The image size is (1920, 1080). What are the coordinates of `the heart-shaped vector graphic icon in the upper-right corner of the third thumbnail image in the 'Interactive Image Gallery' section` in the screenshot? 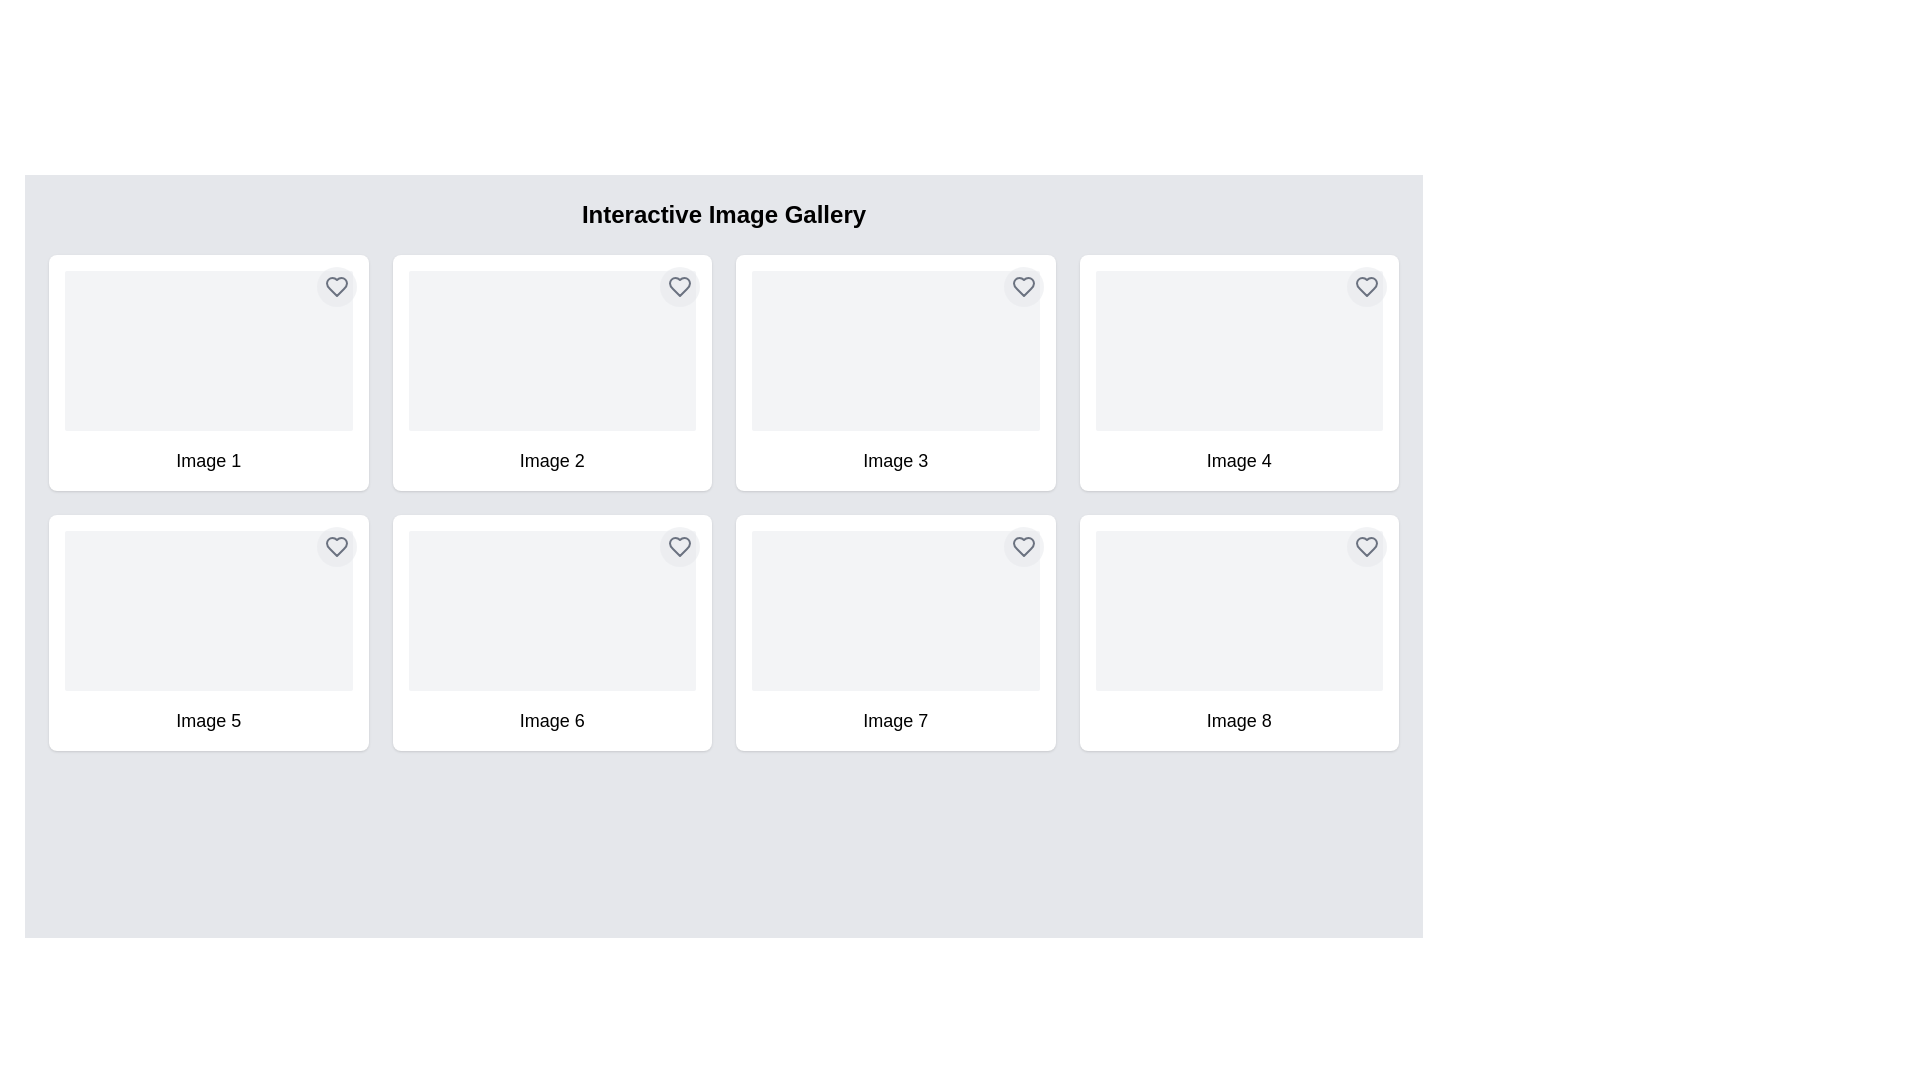 It's located at (1023, 286).